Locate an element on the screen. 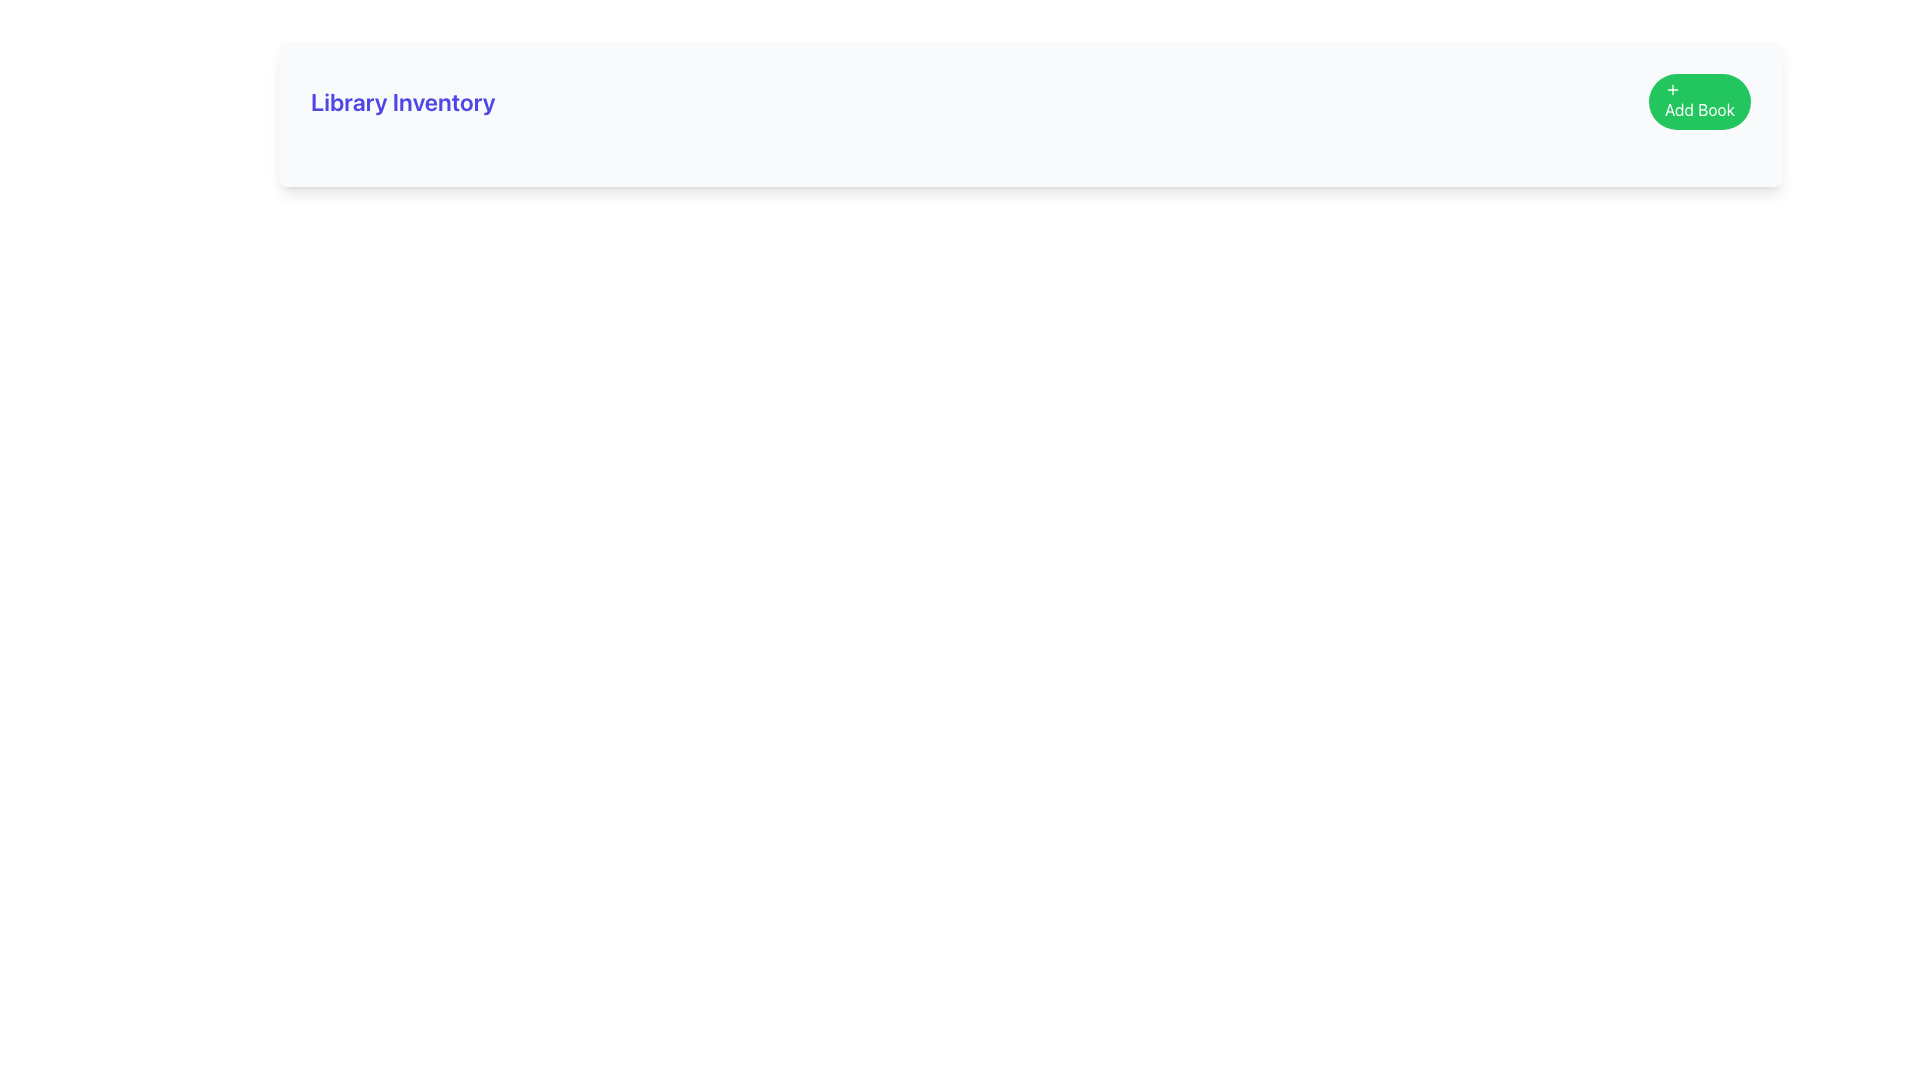  the plus icon located within the green 'Add Book' button, positioned in the upper-right corner of the interface is located at coordinates (1672, 88).